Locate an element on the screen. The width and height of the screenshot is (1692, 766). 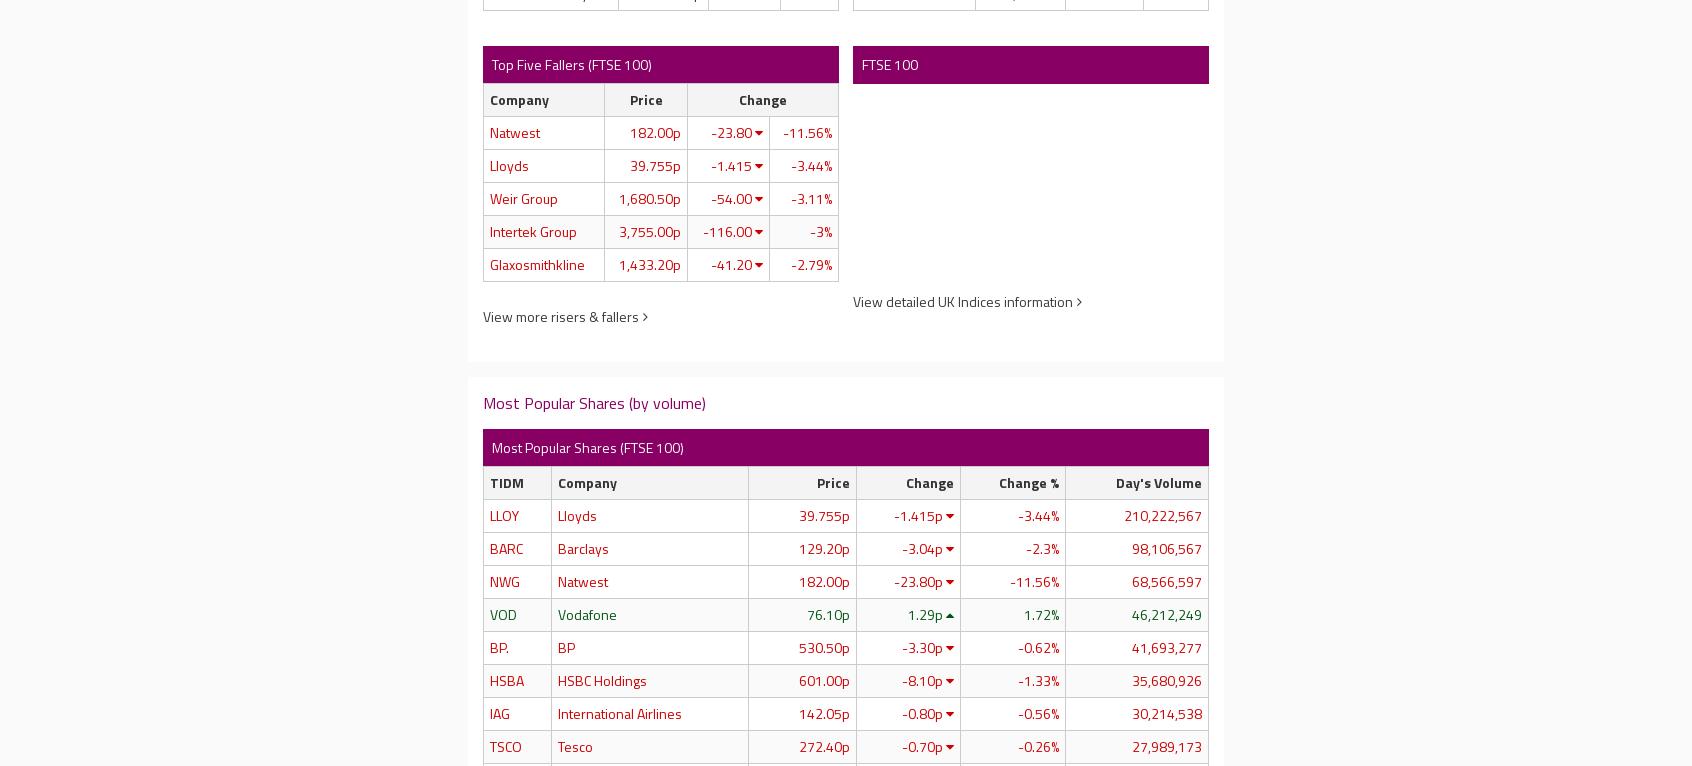
'-3%' is located at coordinates (819, 229).